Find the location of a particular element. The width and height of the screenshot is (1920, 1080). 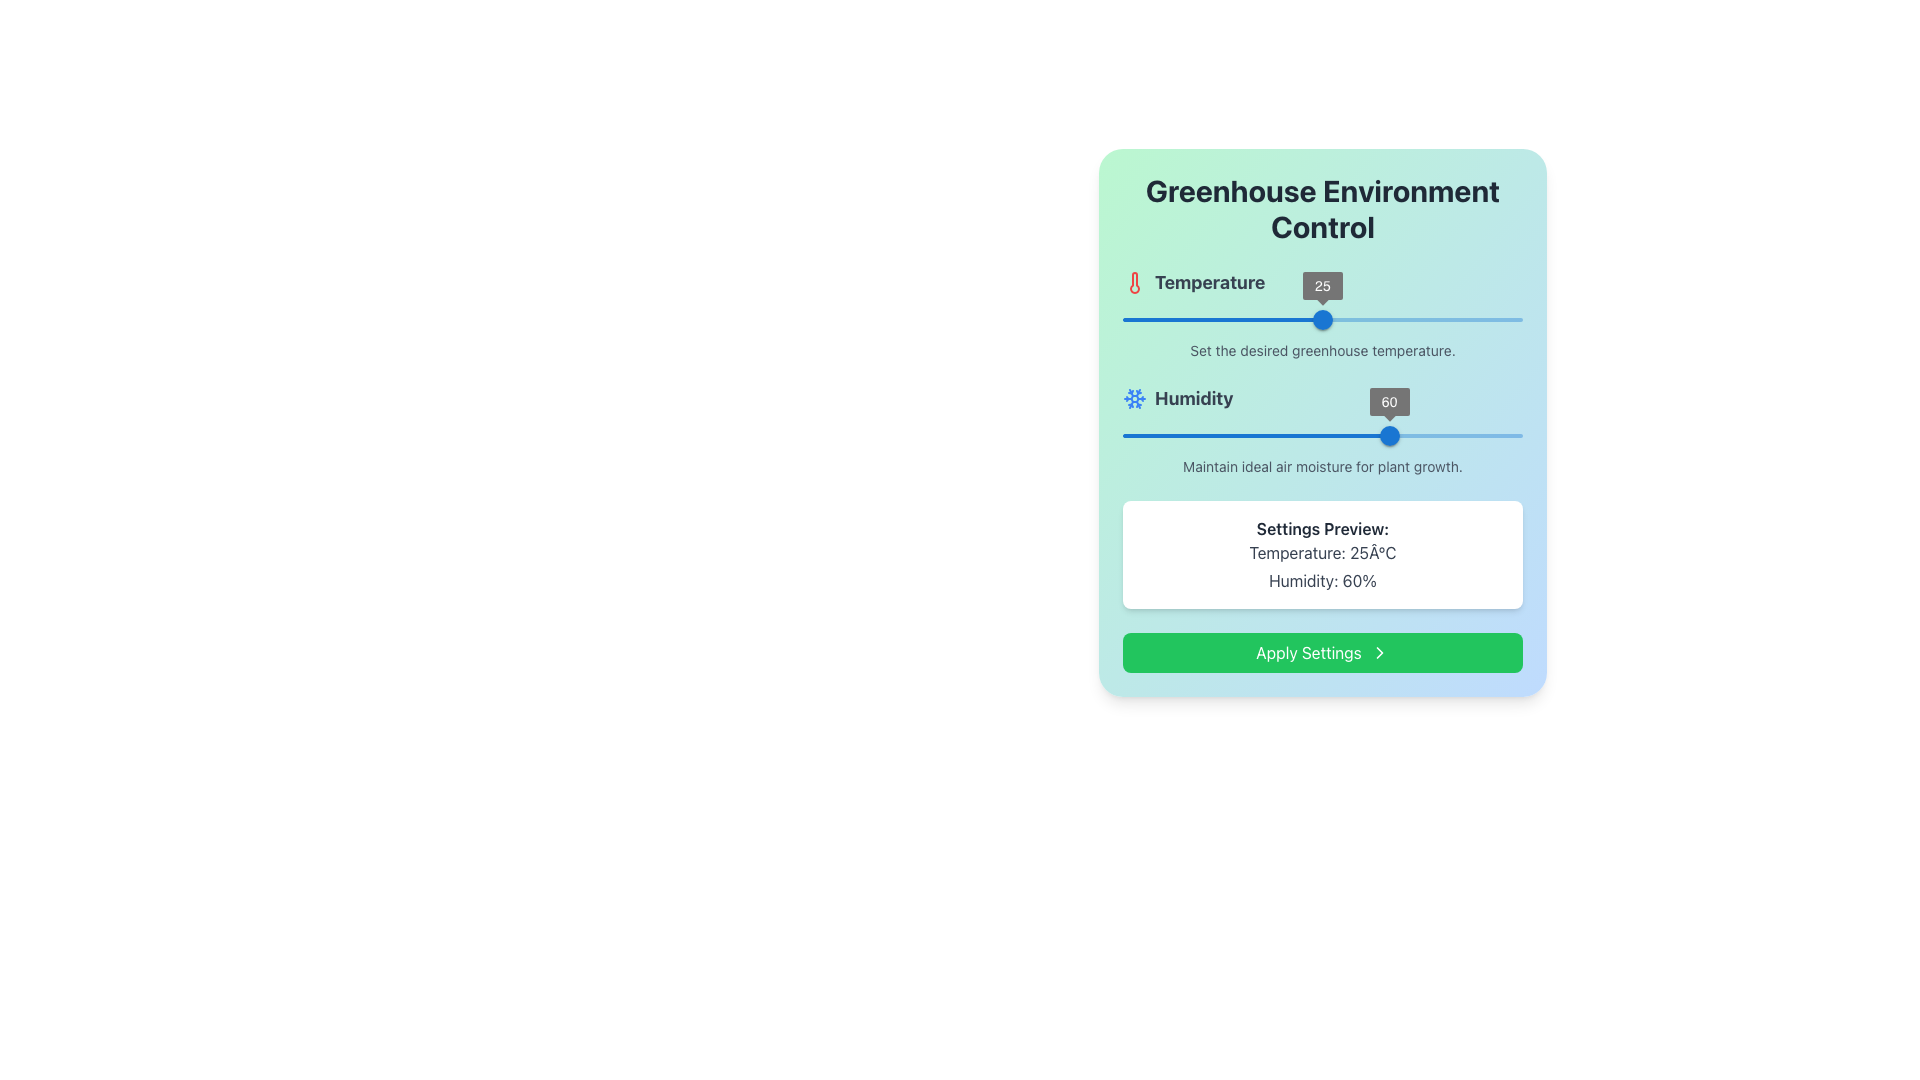

the decorative segment of the thermometer icon located to the left of the 'Temperature' label is located at coordinates (1134, 282).